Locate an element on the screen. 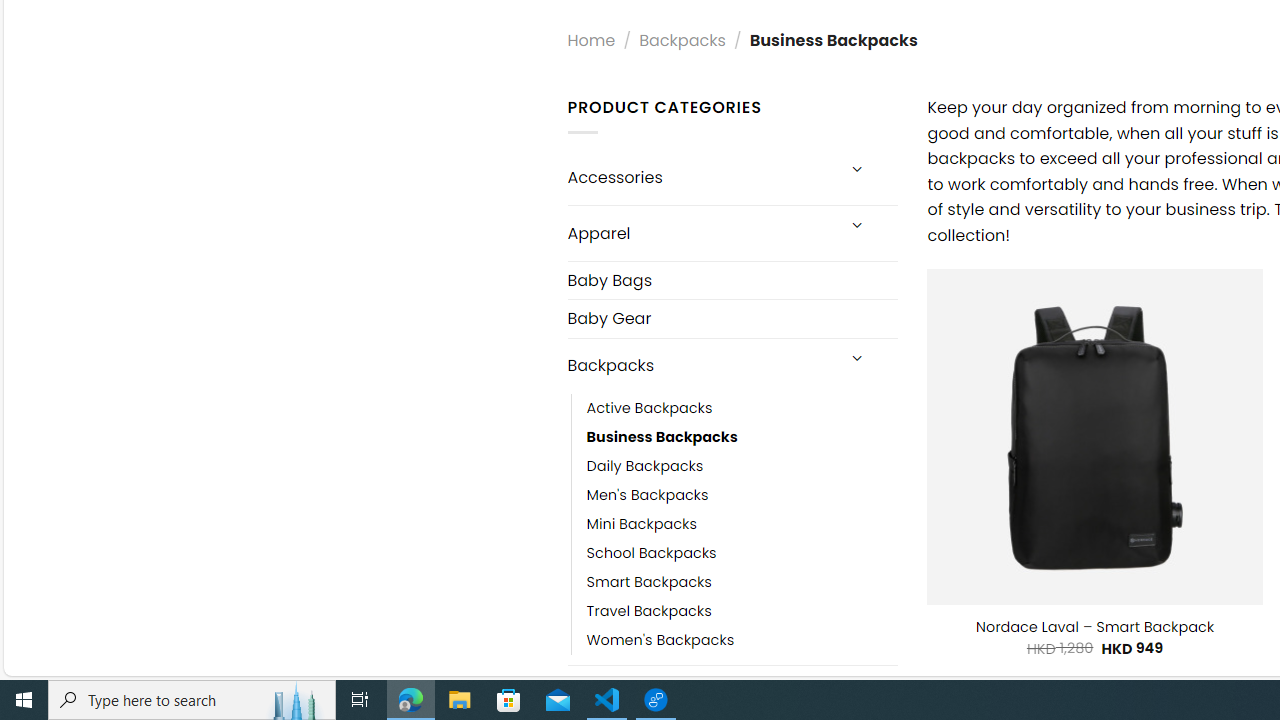  'Active Backpacks' is located at coordinates (741, 407).